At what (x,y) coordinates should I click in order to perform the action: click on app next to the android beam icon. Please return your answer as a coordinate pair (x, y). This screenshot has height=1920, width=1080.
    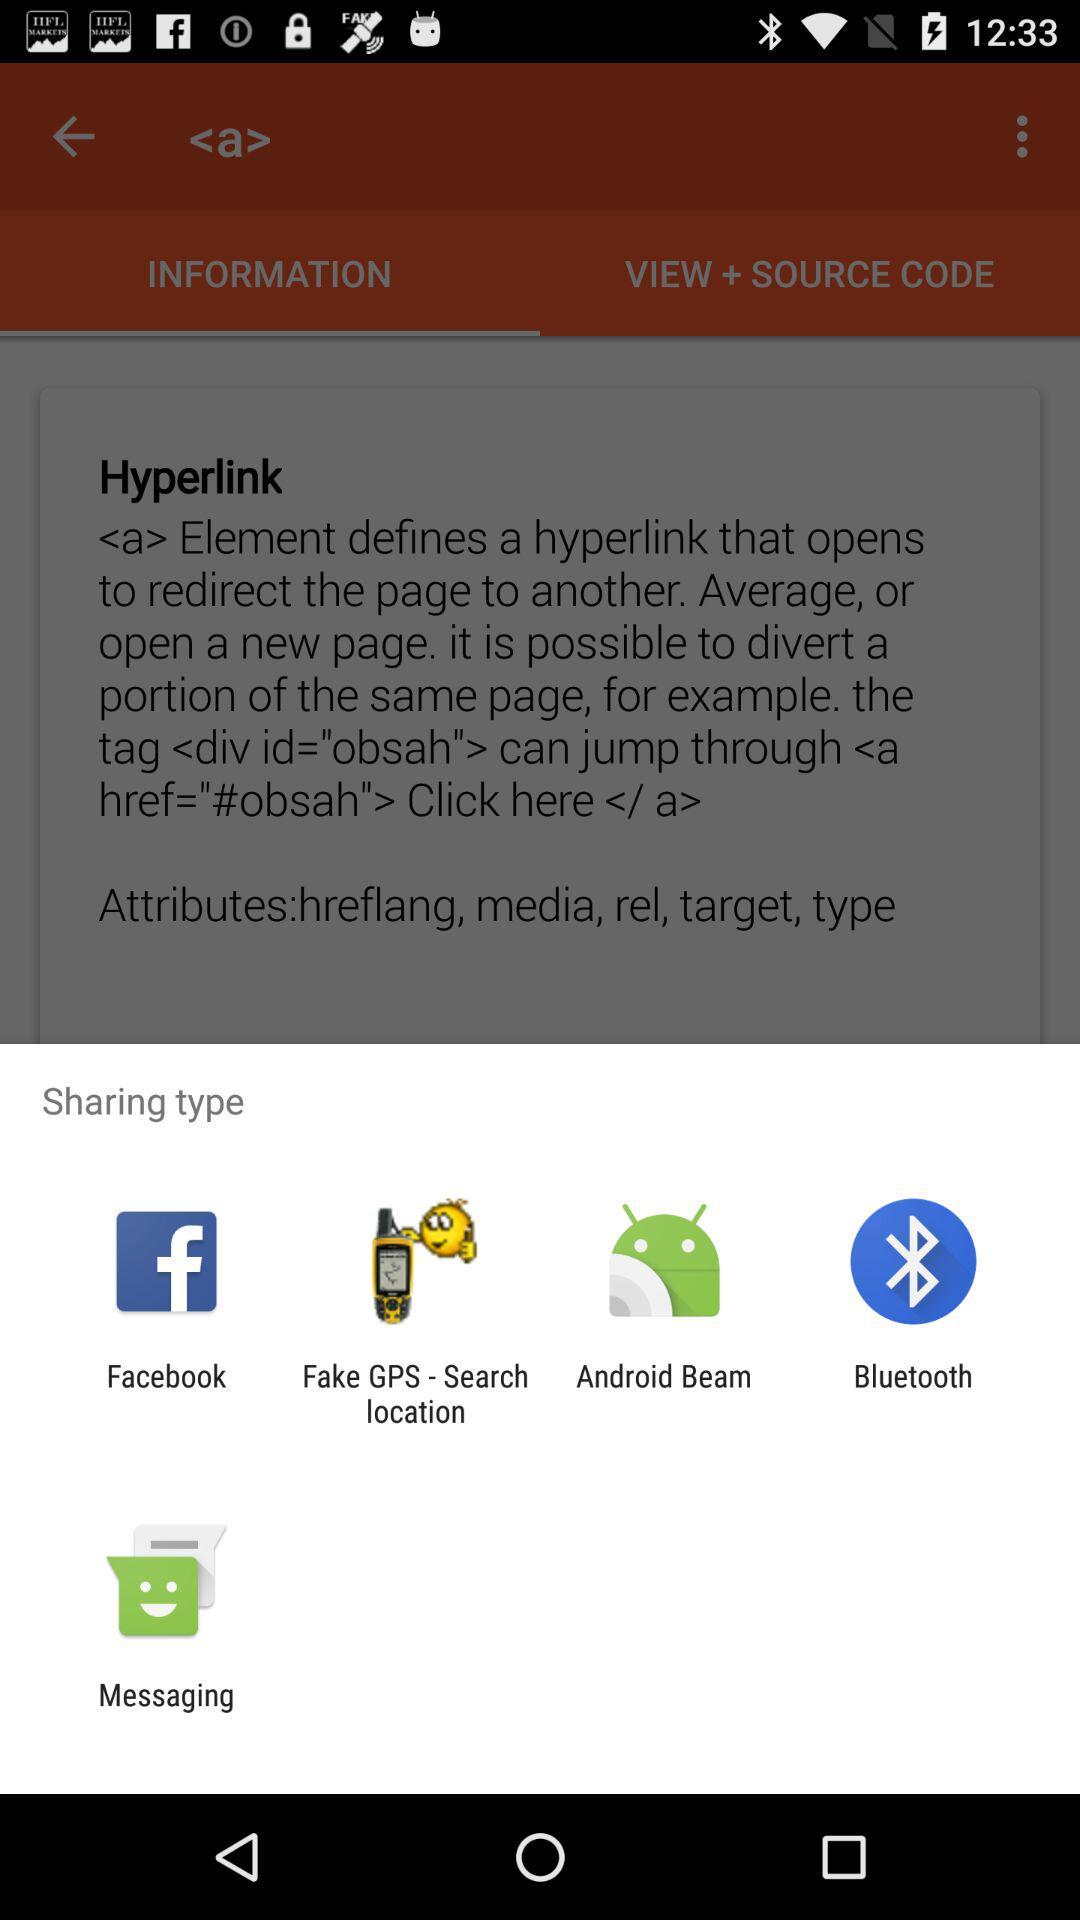
    Looking at the image, I should click on (913, 1392).